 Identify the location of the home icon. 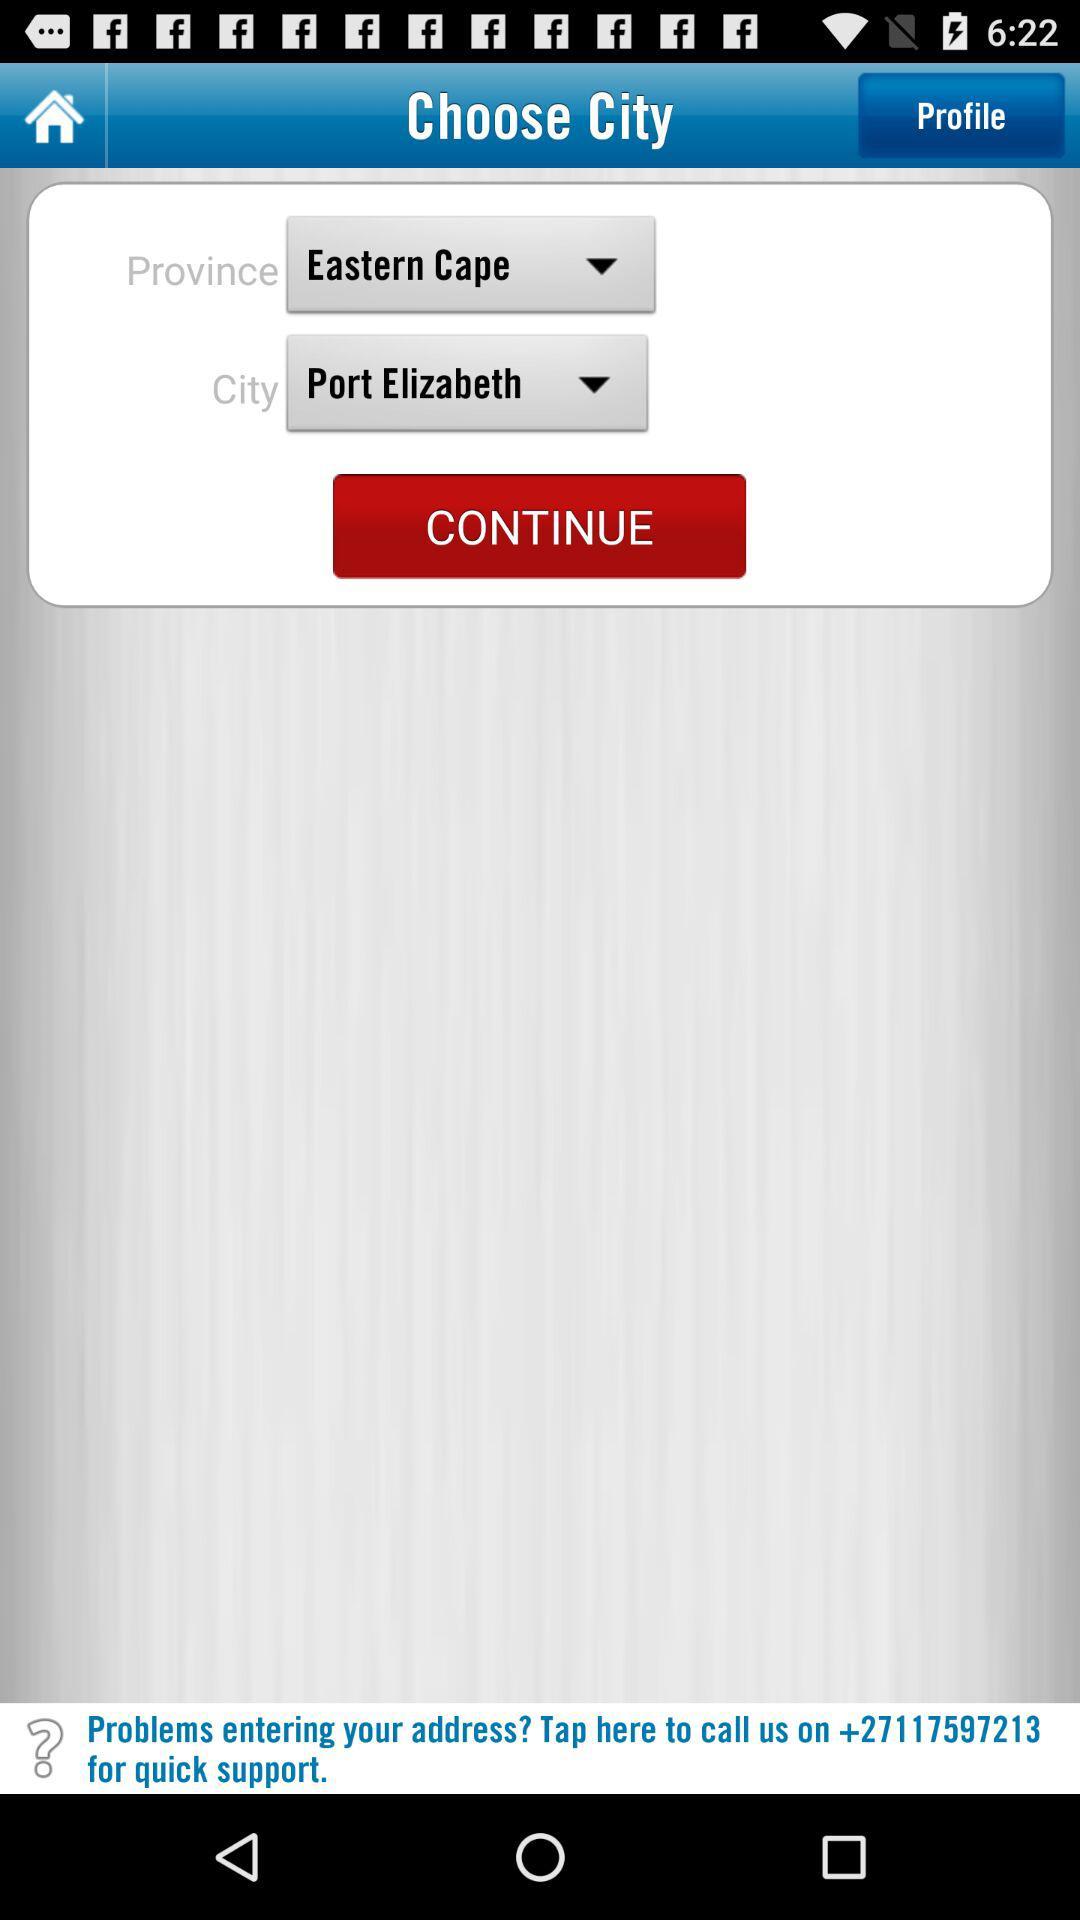
(51, 122).